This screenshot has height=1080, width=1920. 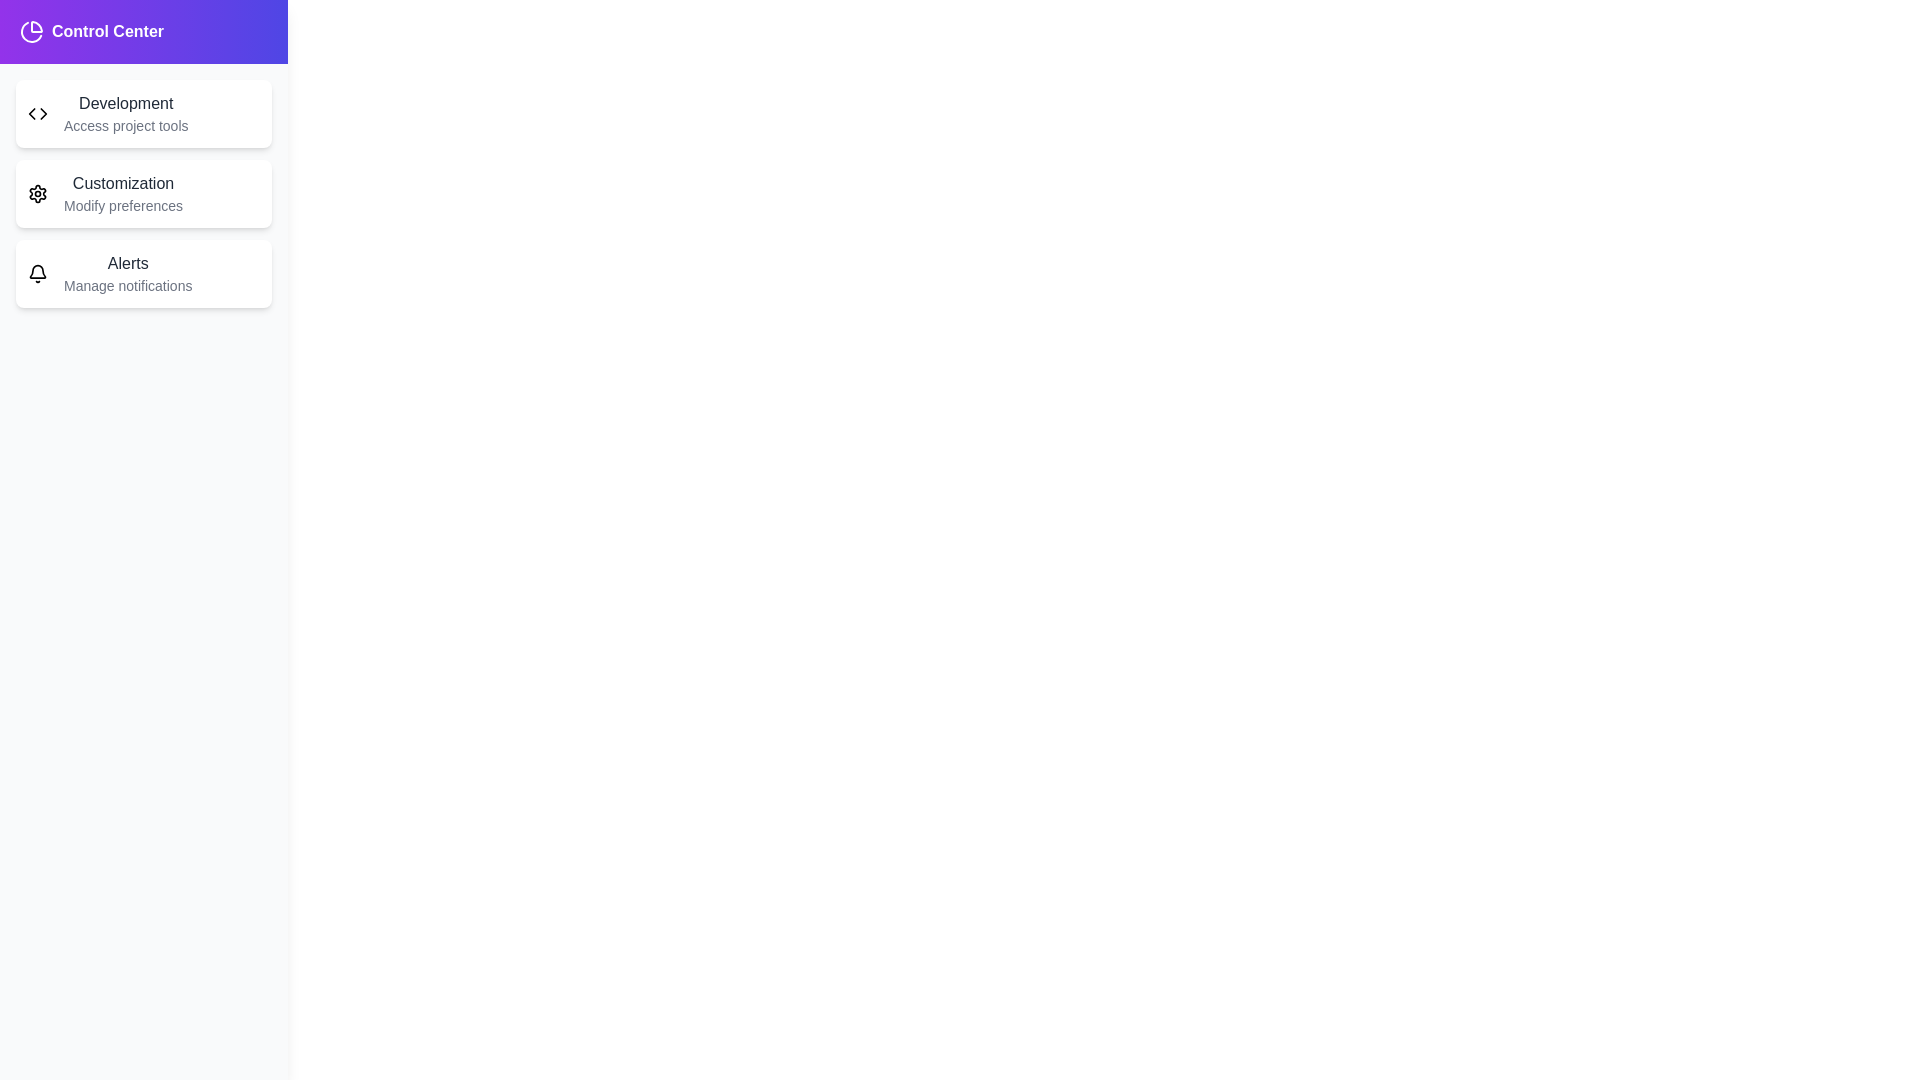 What do you see at coordinates (143, 114) in the screenshot?
I see `the menu item Development in the drawer` at bounding box center [143, 114].